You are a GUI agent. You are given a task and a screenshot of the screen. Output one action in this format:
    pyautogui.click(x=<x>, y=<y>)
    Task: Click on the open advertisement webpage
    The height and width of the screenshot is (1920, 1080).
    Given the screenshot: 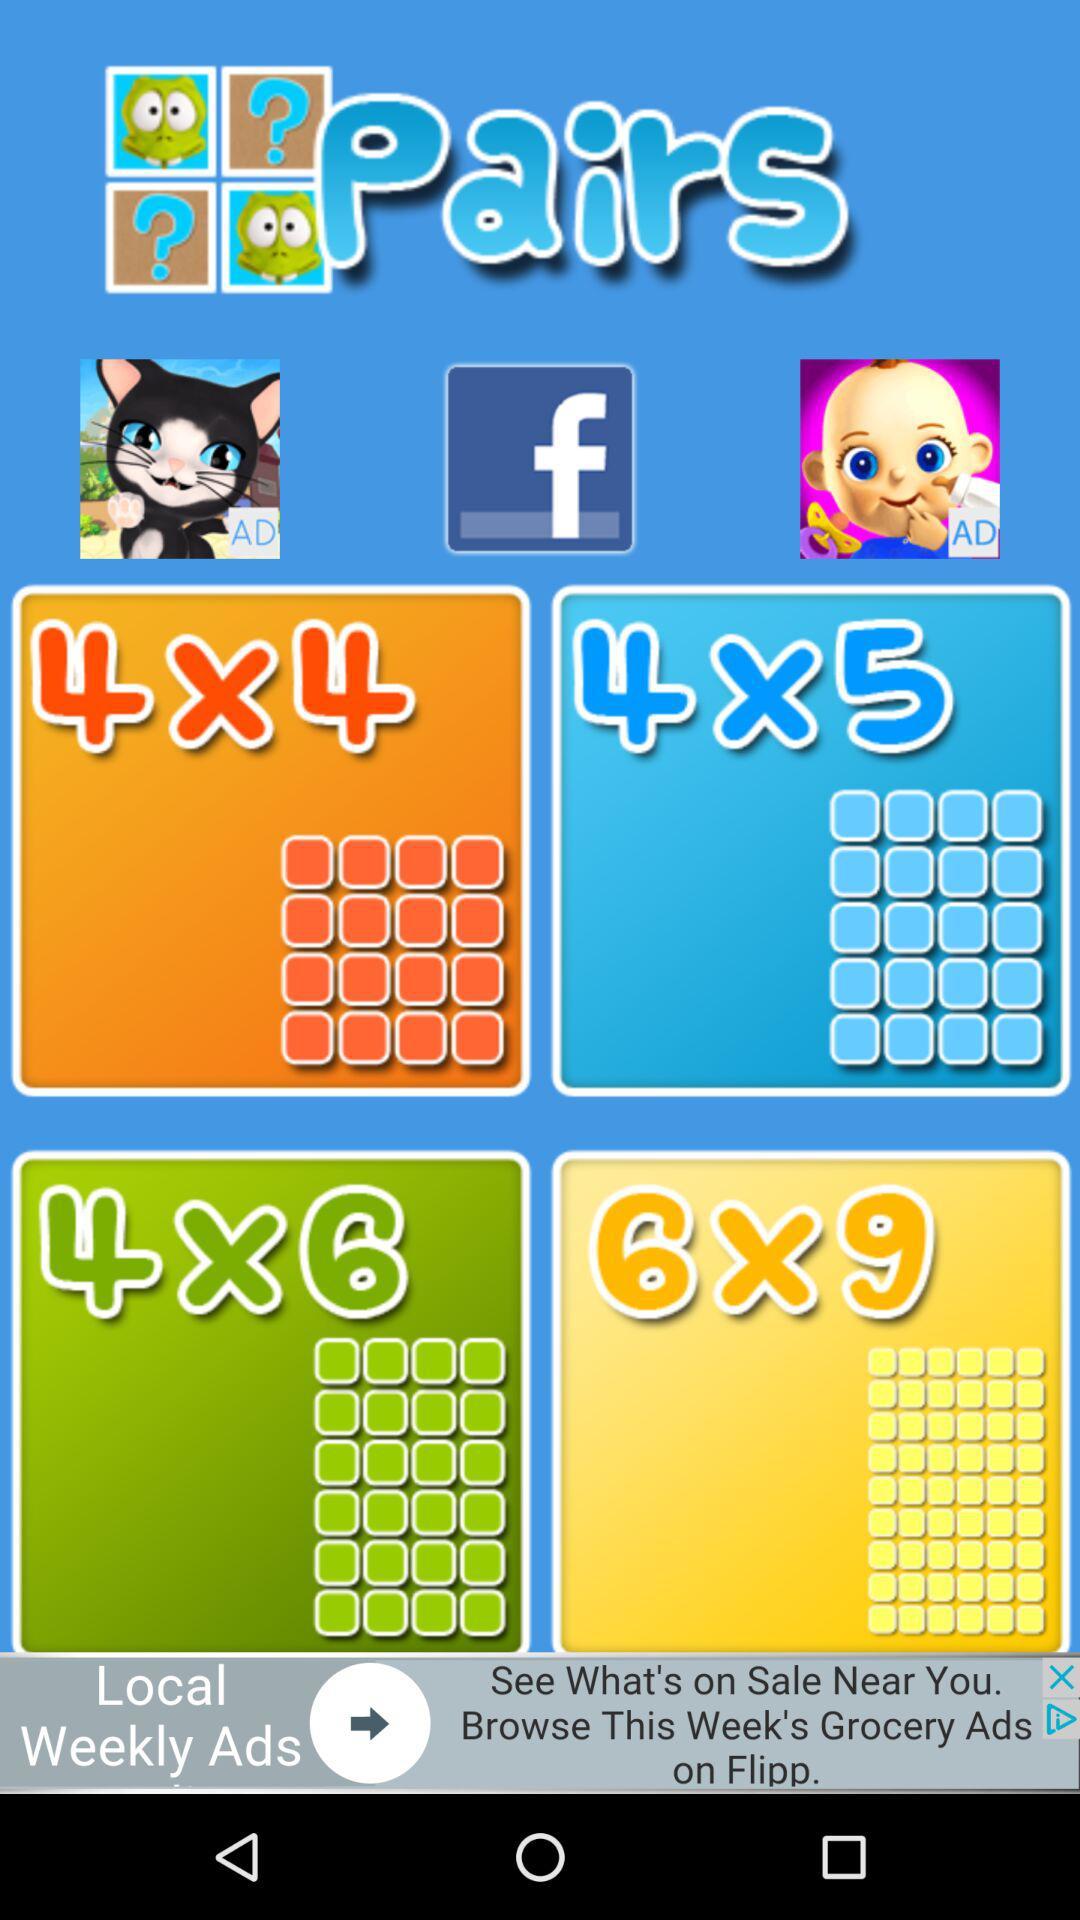 What is the action you would take?
    pyautogui.click(x=540, y=1722)
    